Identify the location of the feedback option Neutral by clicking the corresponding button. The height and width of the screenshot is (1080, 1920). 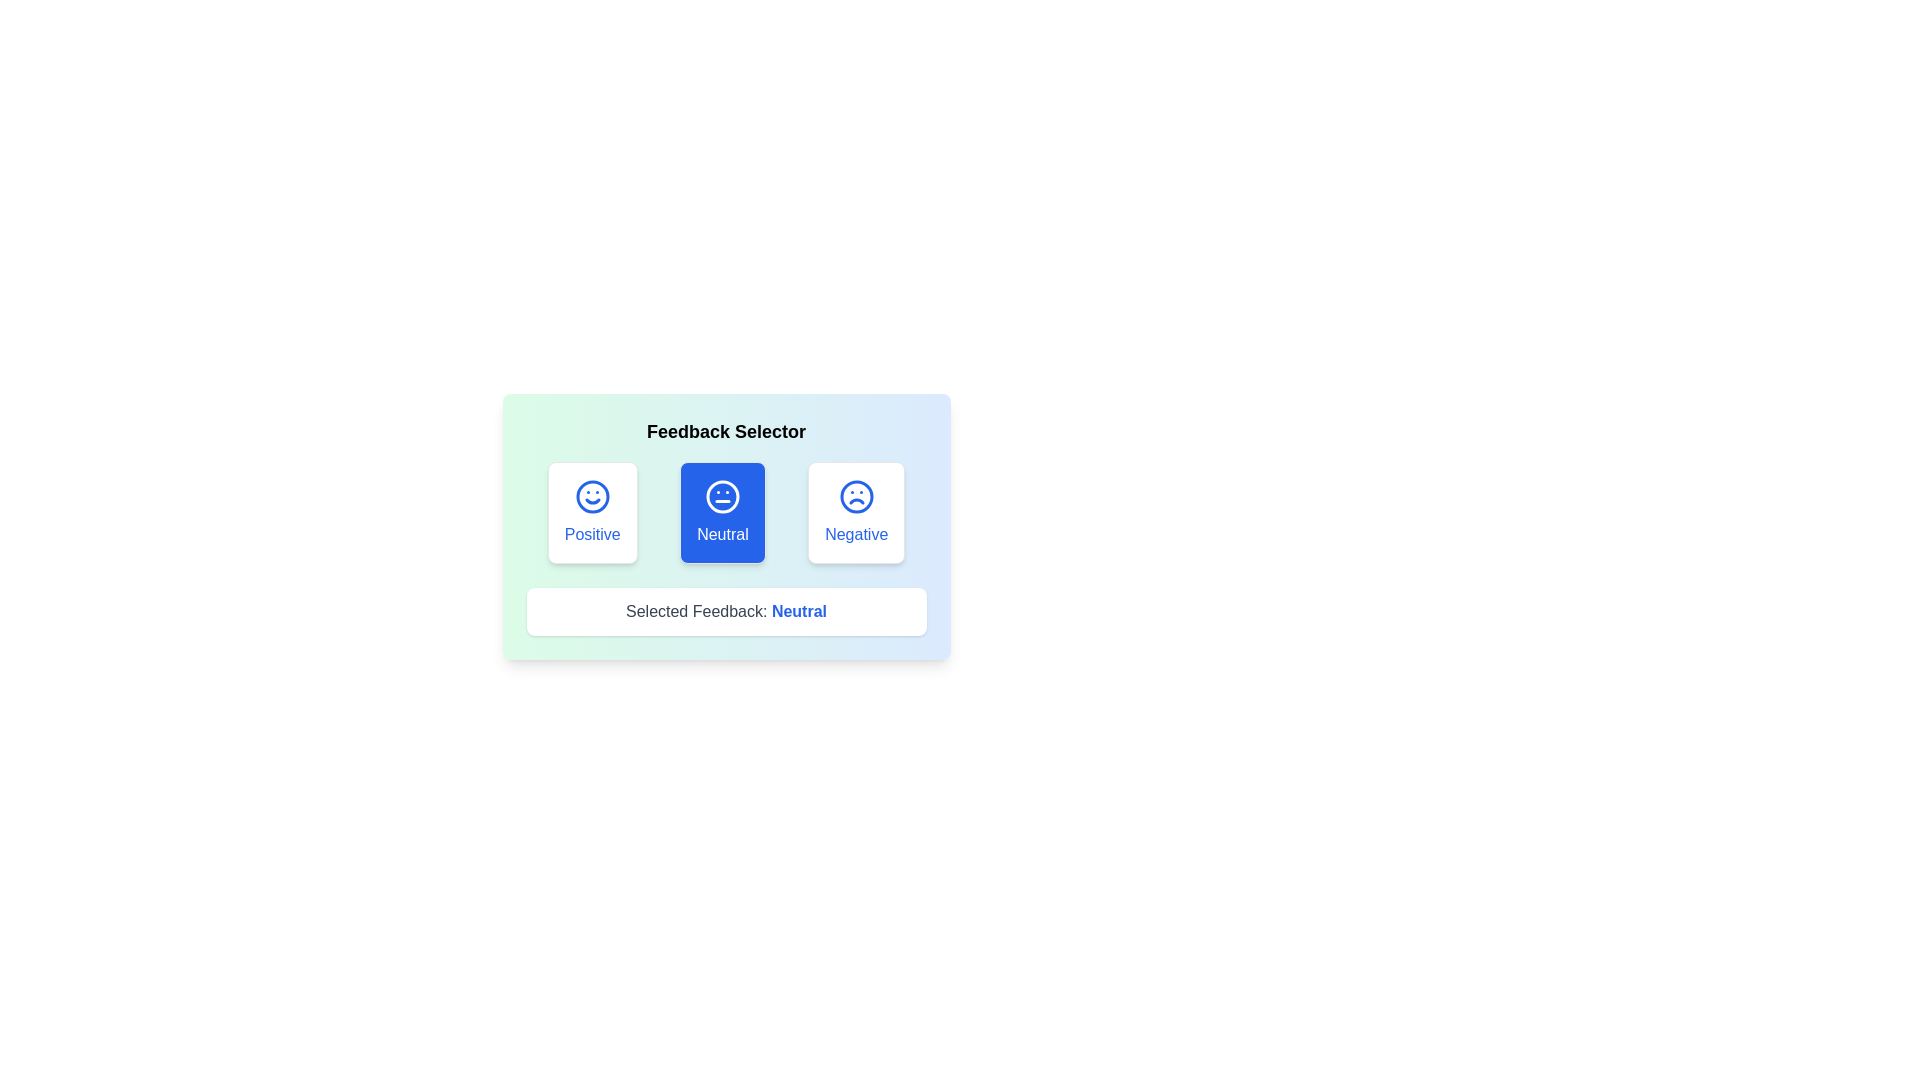
(722, 512).